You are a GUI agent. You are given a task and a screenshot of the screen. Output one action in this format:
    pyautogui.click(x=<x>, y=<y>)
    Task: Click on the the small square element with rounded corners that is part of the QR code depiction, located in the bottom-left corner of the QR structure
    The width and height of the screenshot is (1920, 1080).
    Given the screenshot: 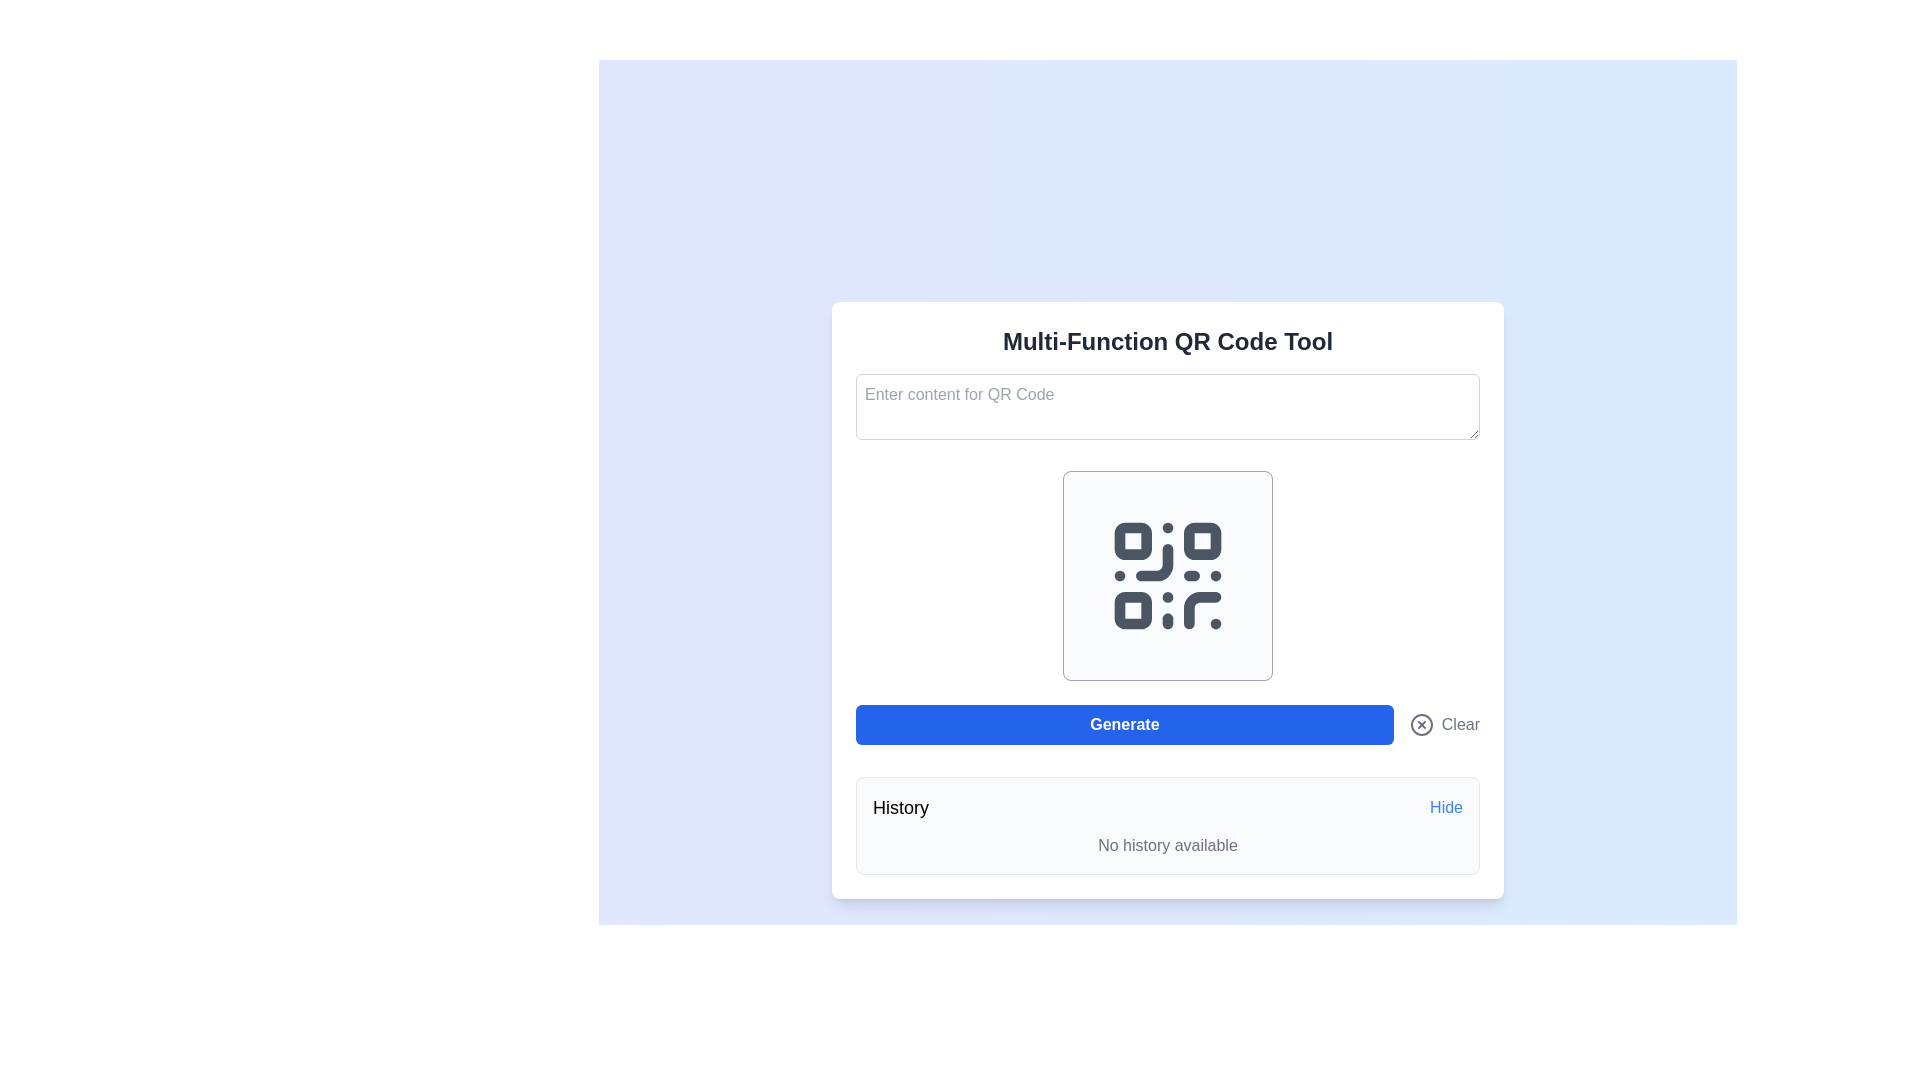 What is the action you would take?
    pyautogui.click(x=1133, y=609)
    